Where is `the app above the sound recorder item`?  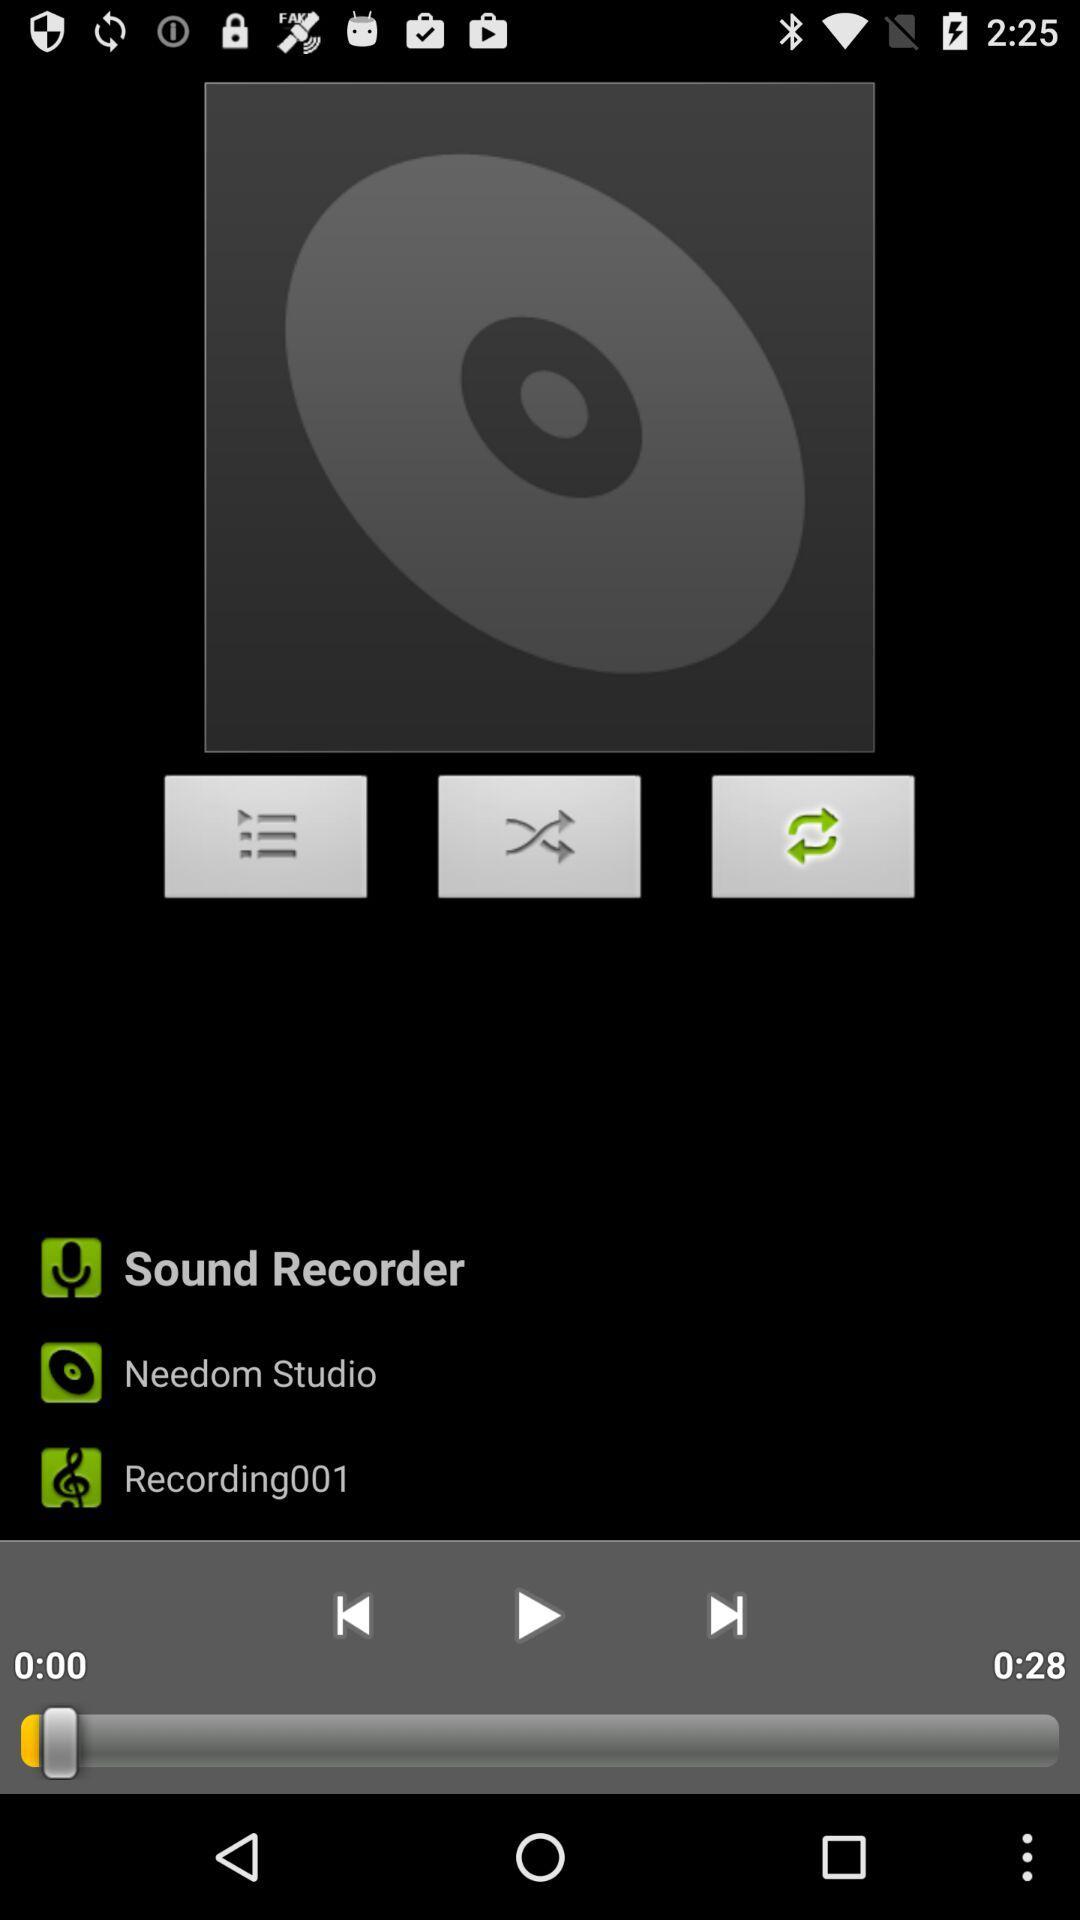
the app above the sound recorder item is located at coordinates (813, 842).